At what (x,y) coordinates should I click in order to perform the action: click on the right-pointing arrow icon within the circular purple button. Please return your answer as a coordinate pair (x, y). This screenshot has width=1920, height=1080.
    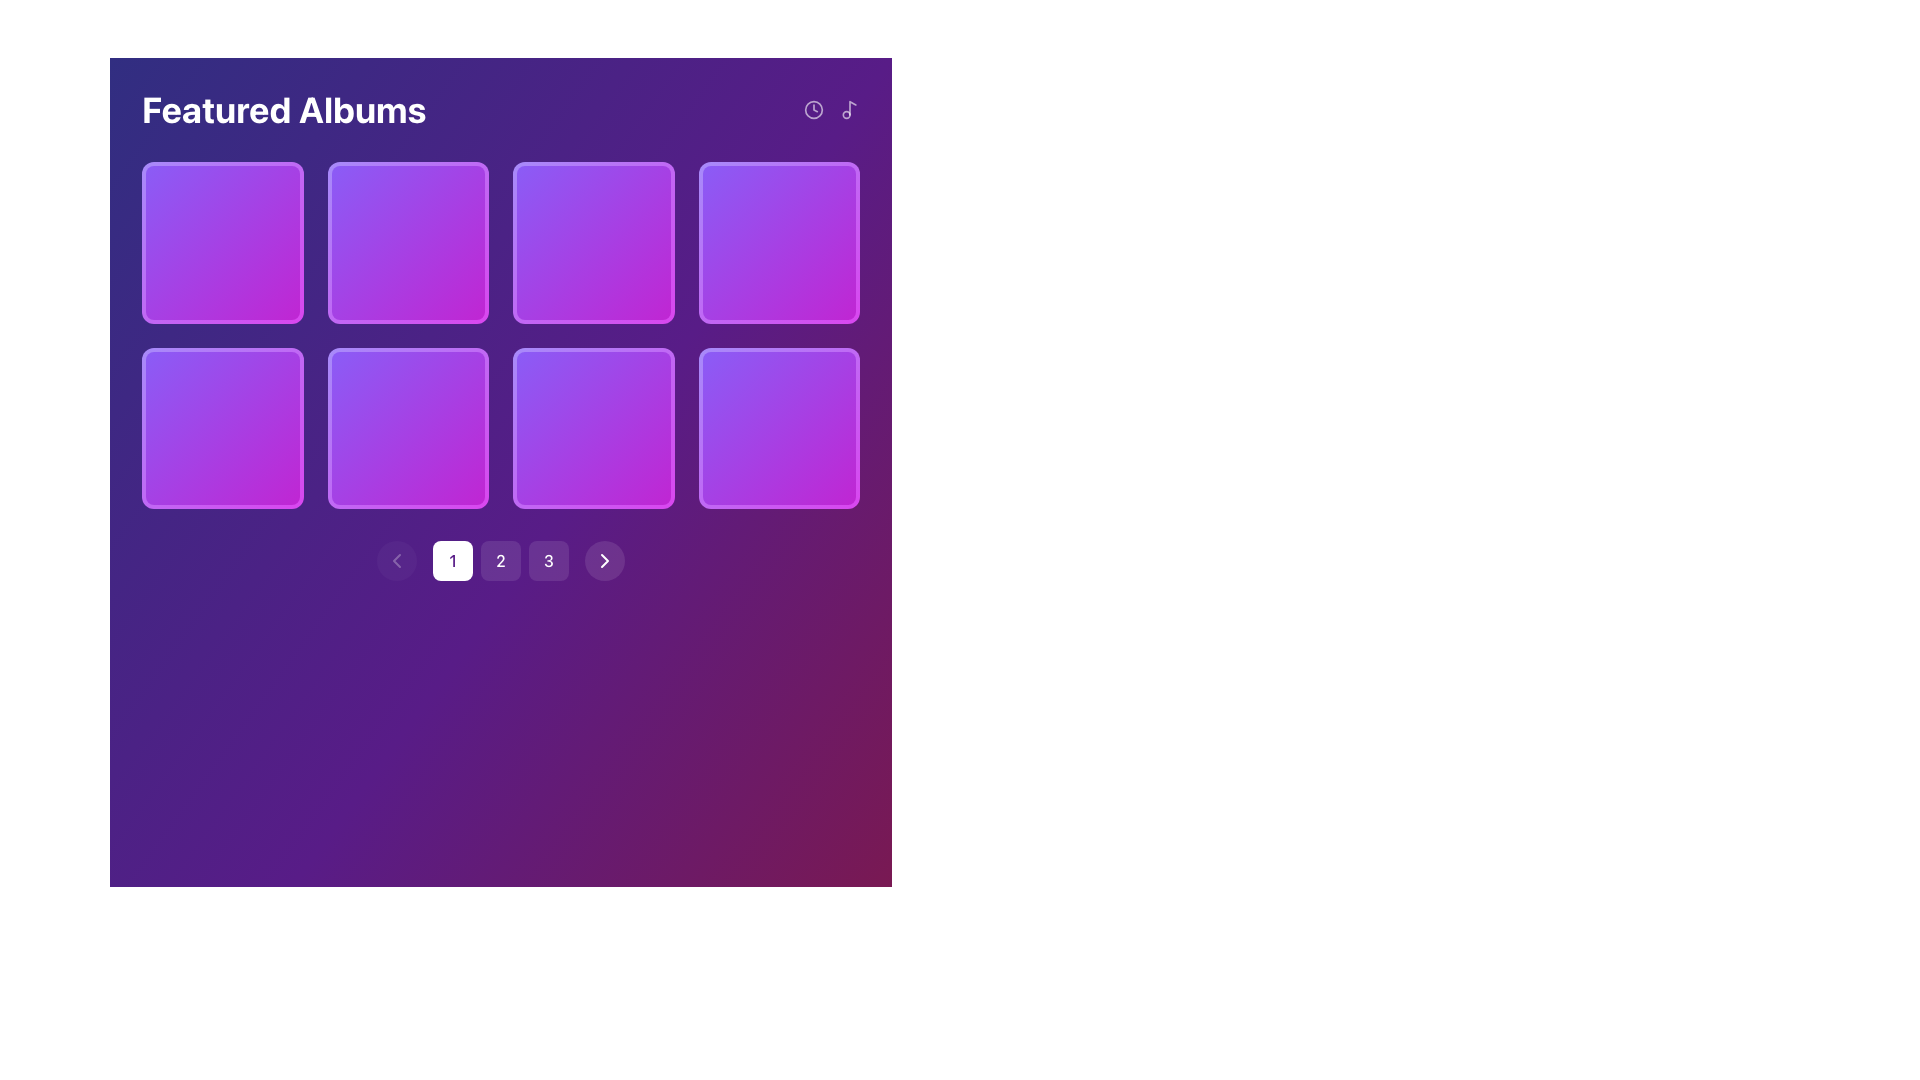
    Looking at the image, I should click on (603, 560).